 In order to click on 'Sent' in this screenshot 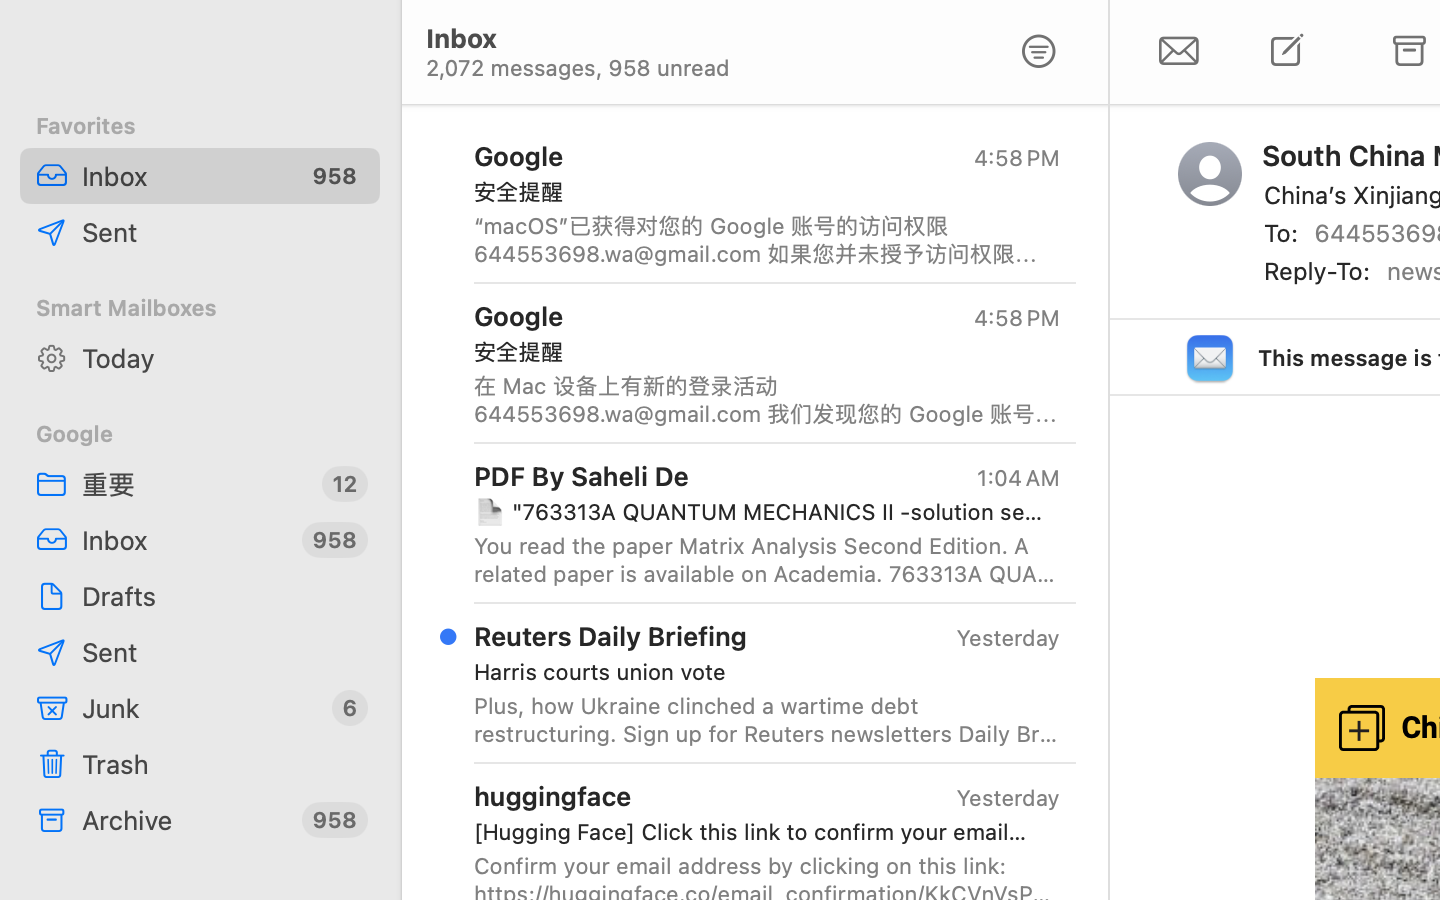, I will do `click(223, 231)`.